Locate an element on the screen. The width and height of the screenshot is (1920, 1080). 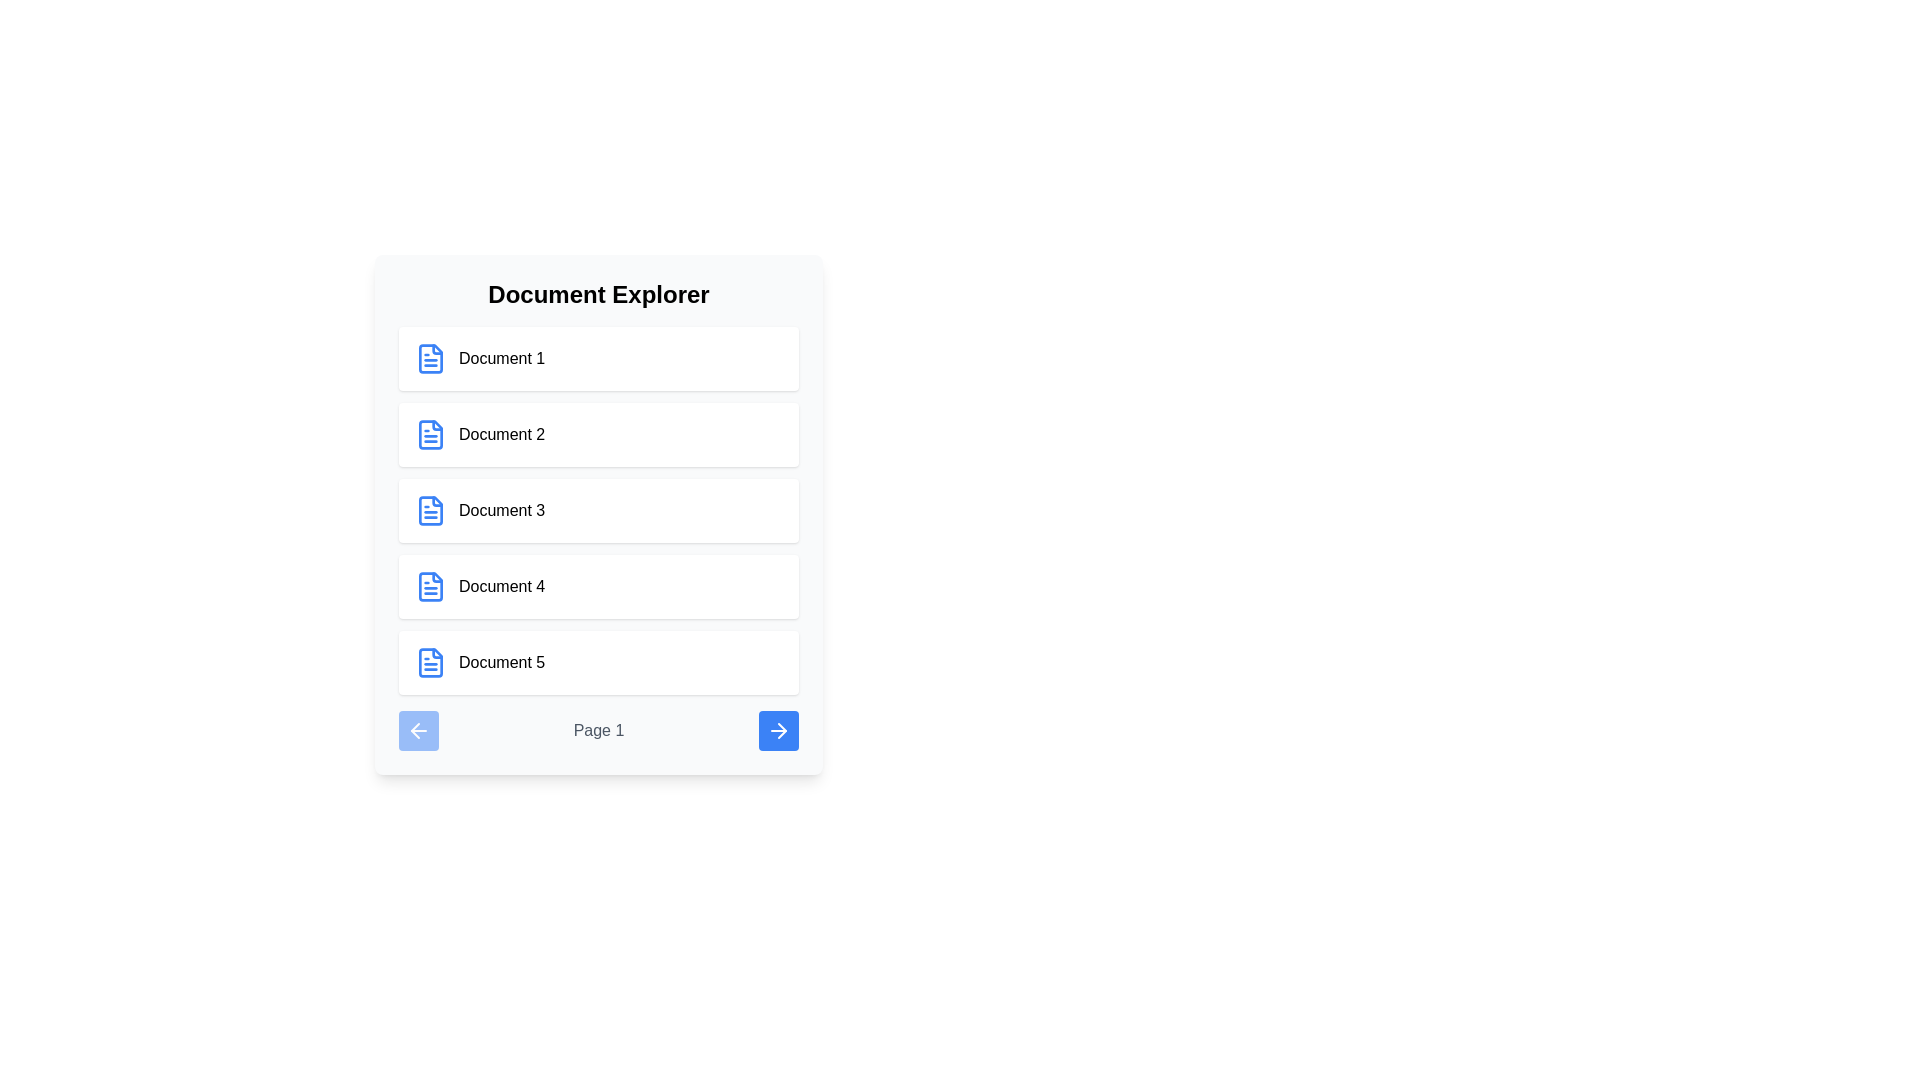
the document icon representing 'Document 2', which is located in the second list item of the interface, aligned horizontally left of the text is located at coordinates (430, 434).